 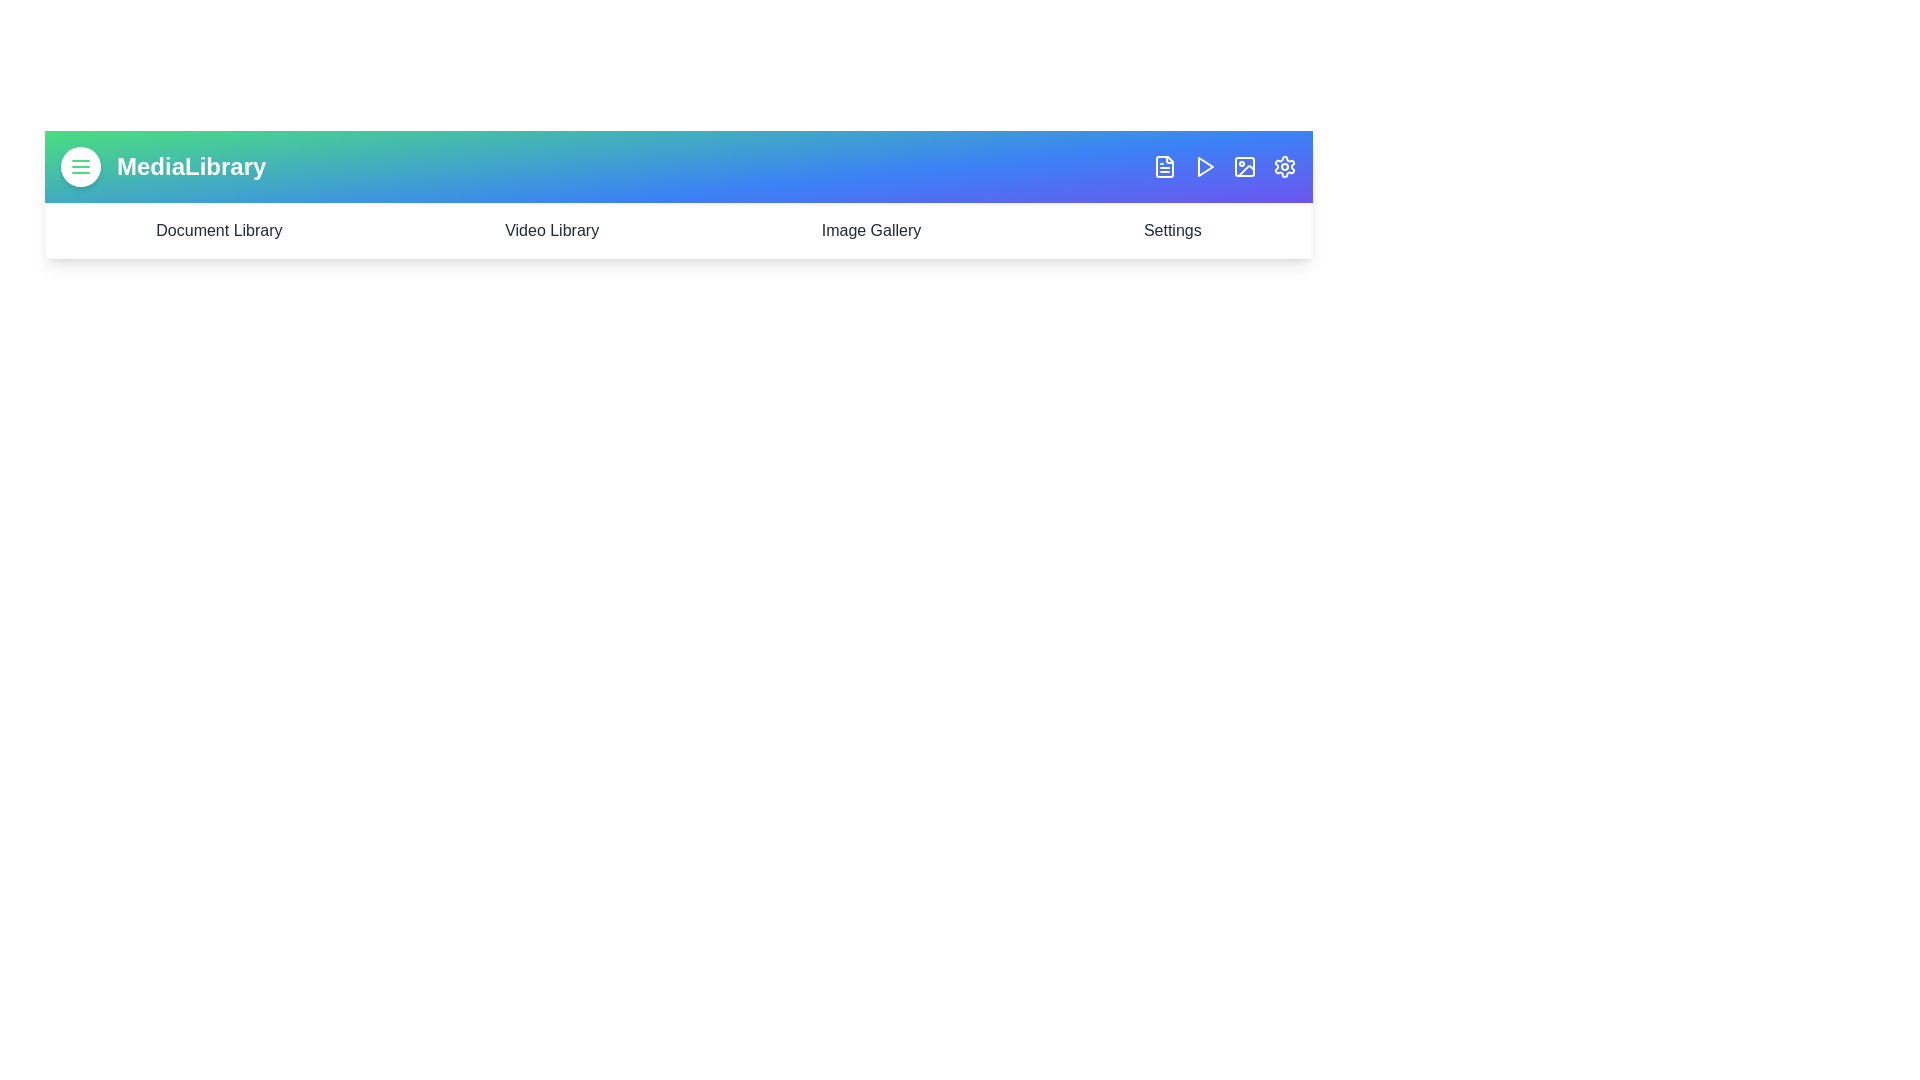 What do you see at coordinates (80, 165) in the screenshot?
I see `the menu button to toggle the menu visibility` at bounding box center [80, 165].